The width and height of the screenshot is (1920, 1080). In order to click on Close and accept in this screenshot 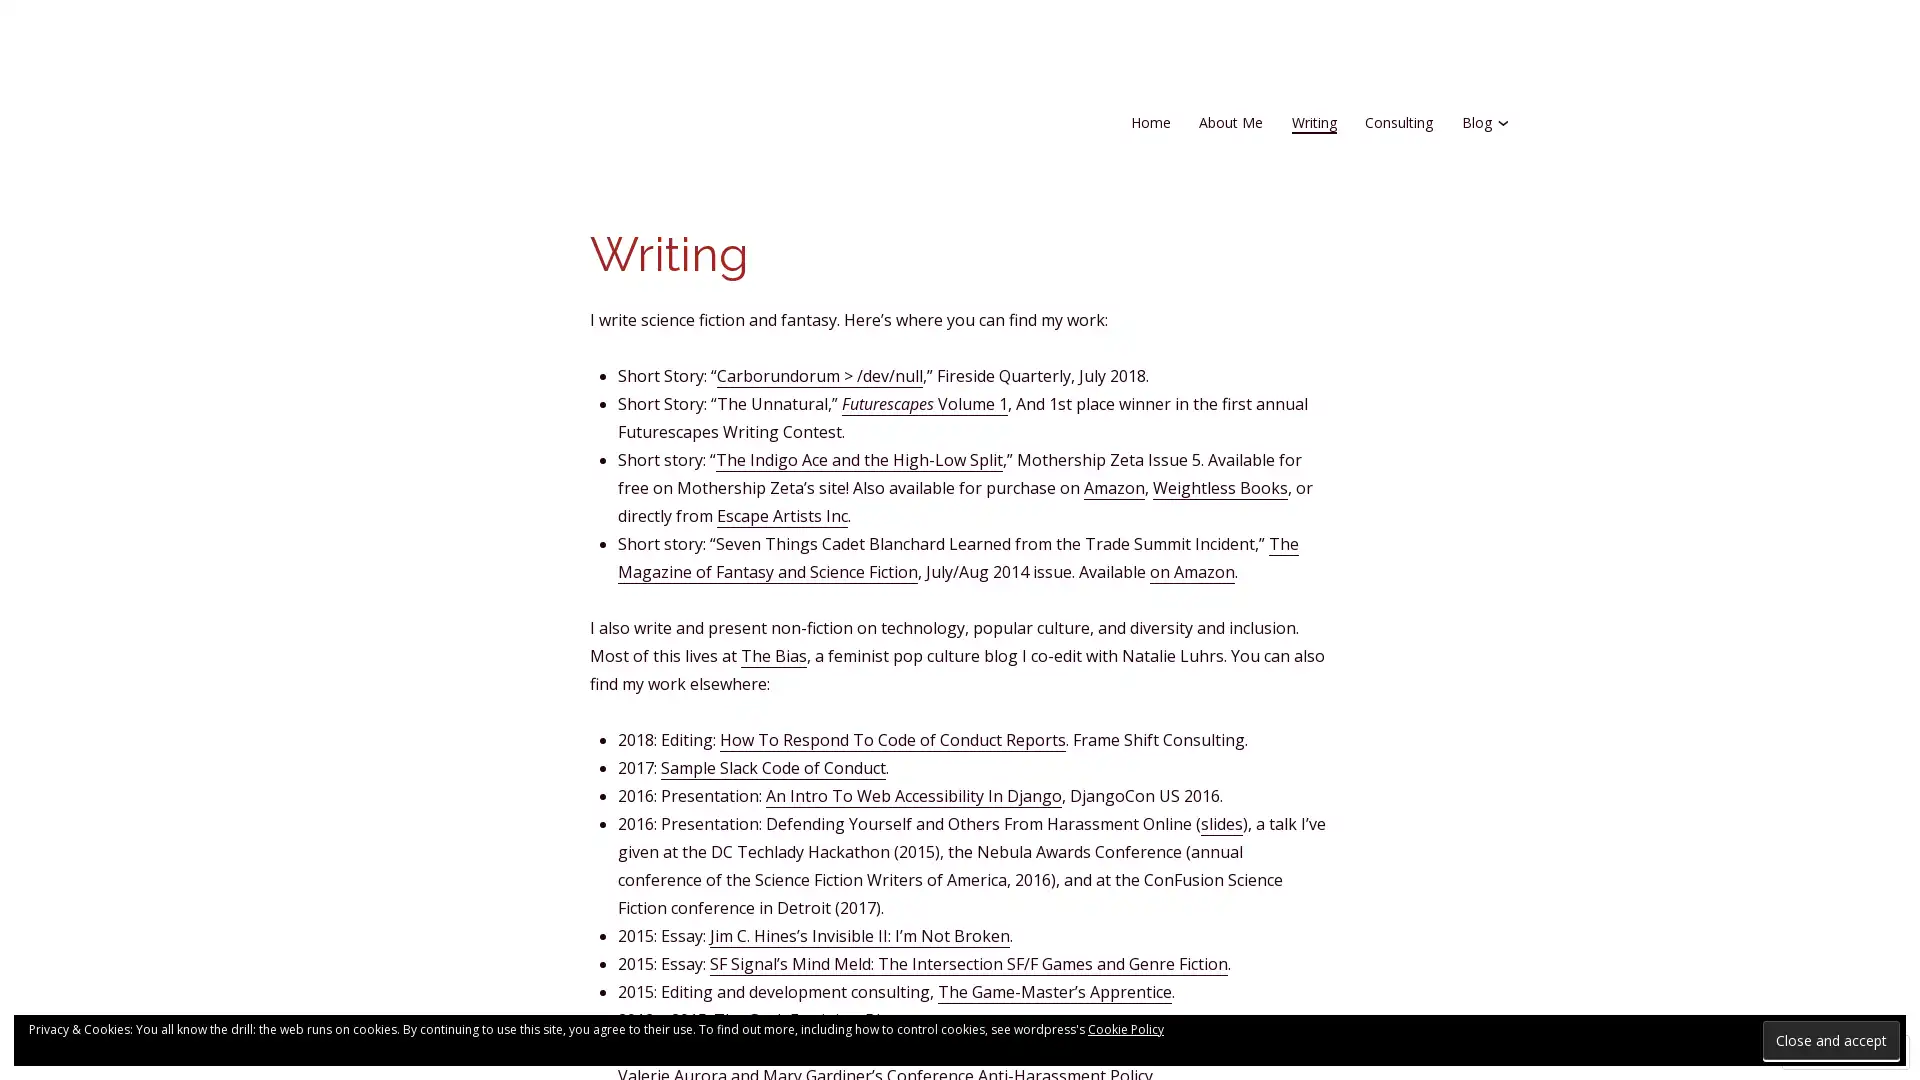, I will do `click(1831, 1039)`.